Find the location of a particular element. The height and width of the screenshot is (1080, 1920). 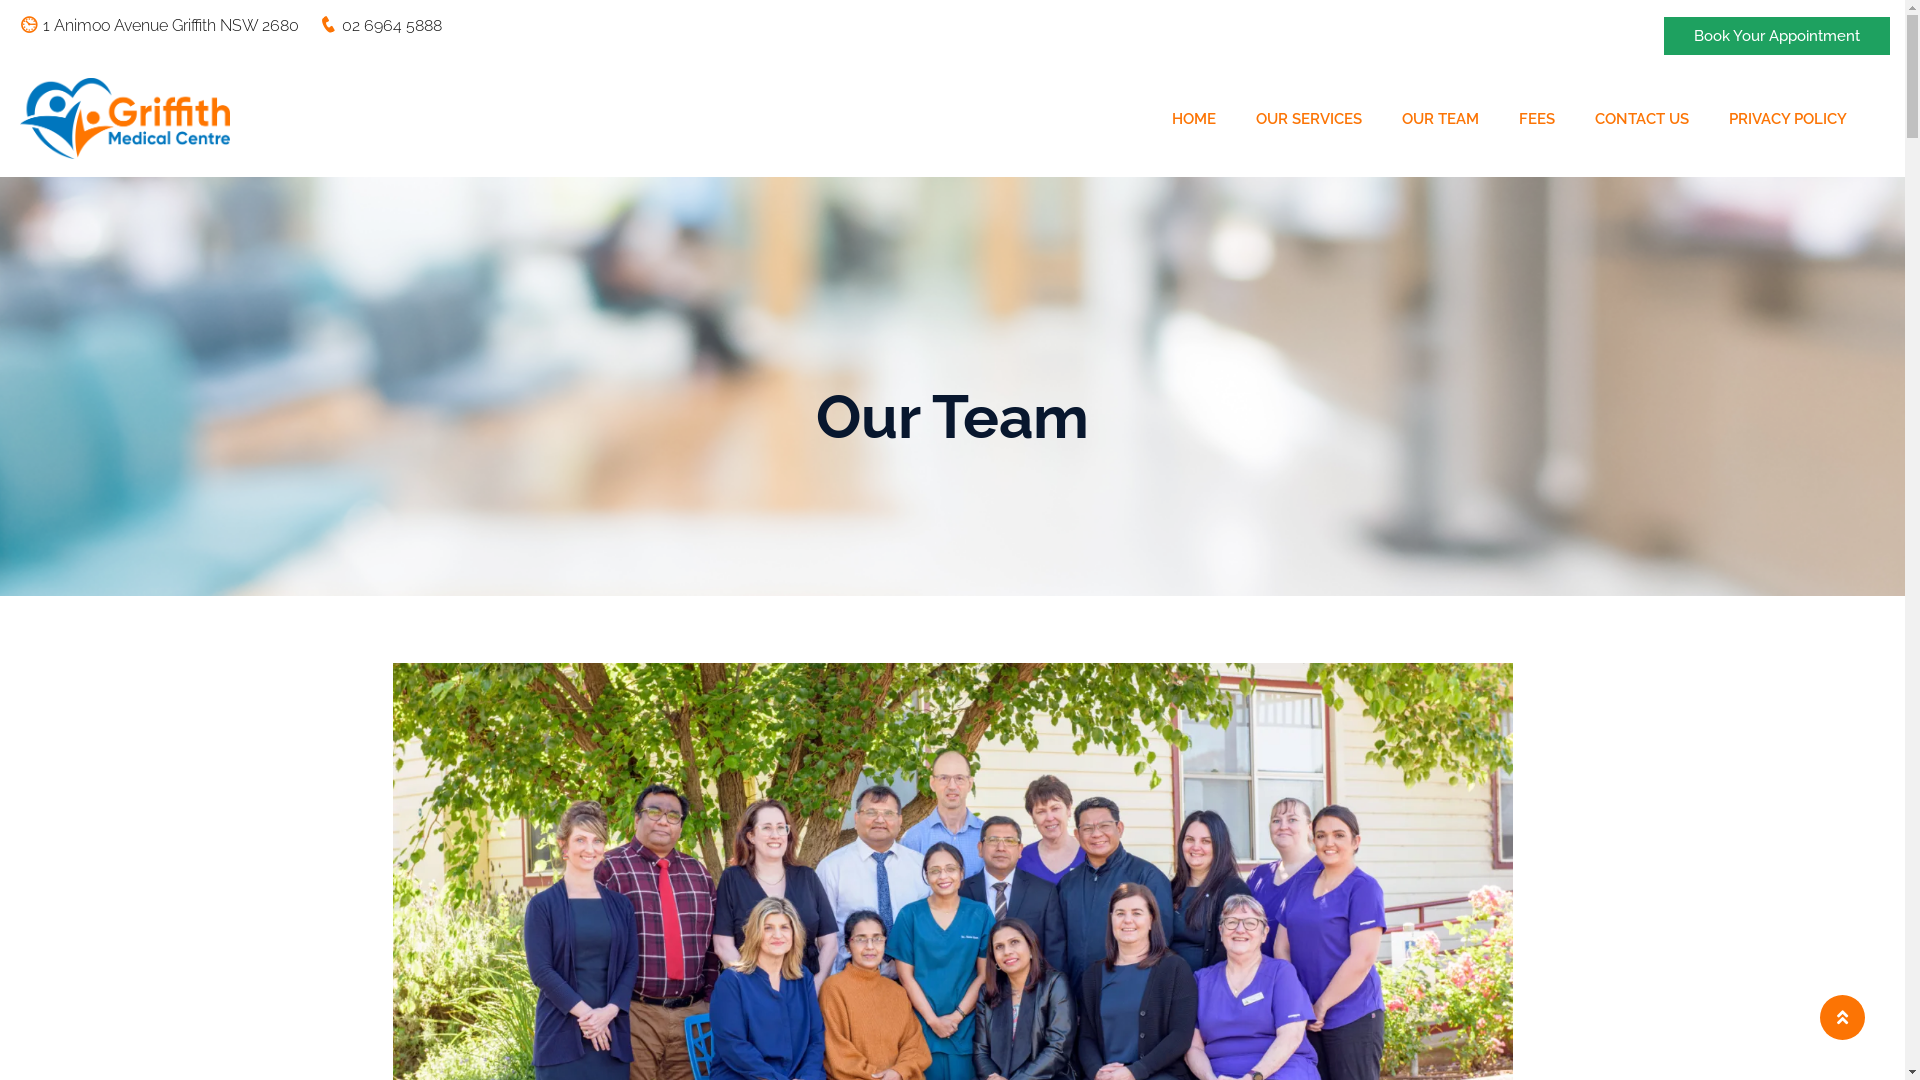

'OUR TEAM' is located at coordinates (1440, 119).